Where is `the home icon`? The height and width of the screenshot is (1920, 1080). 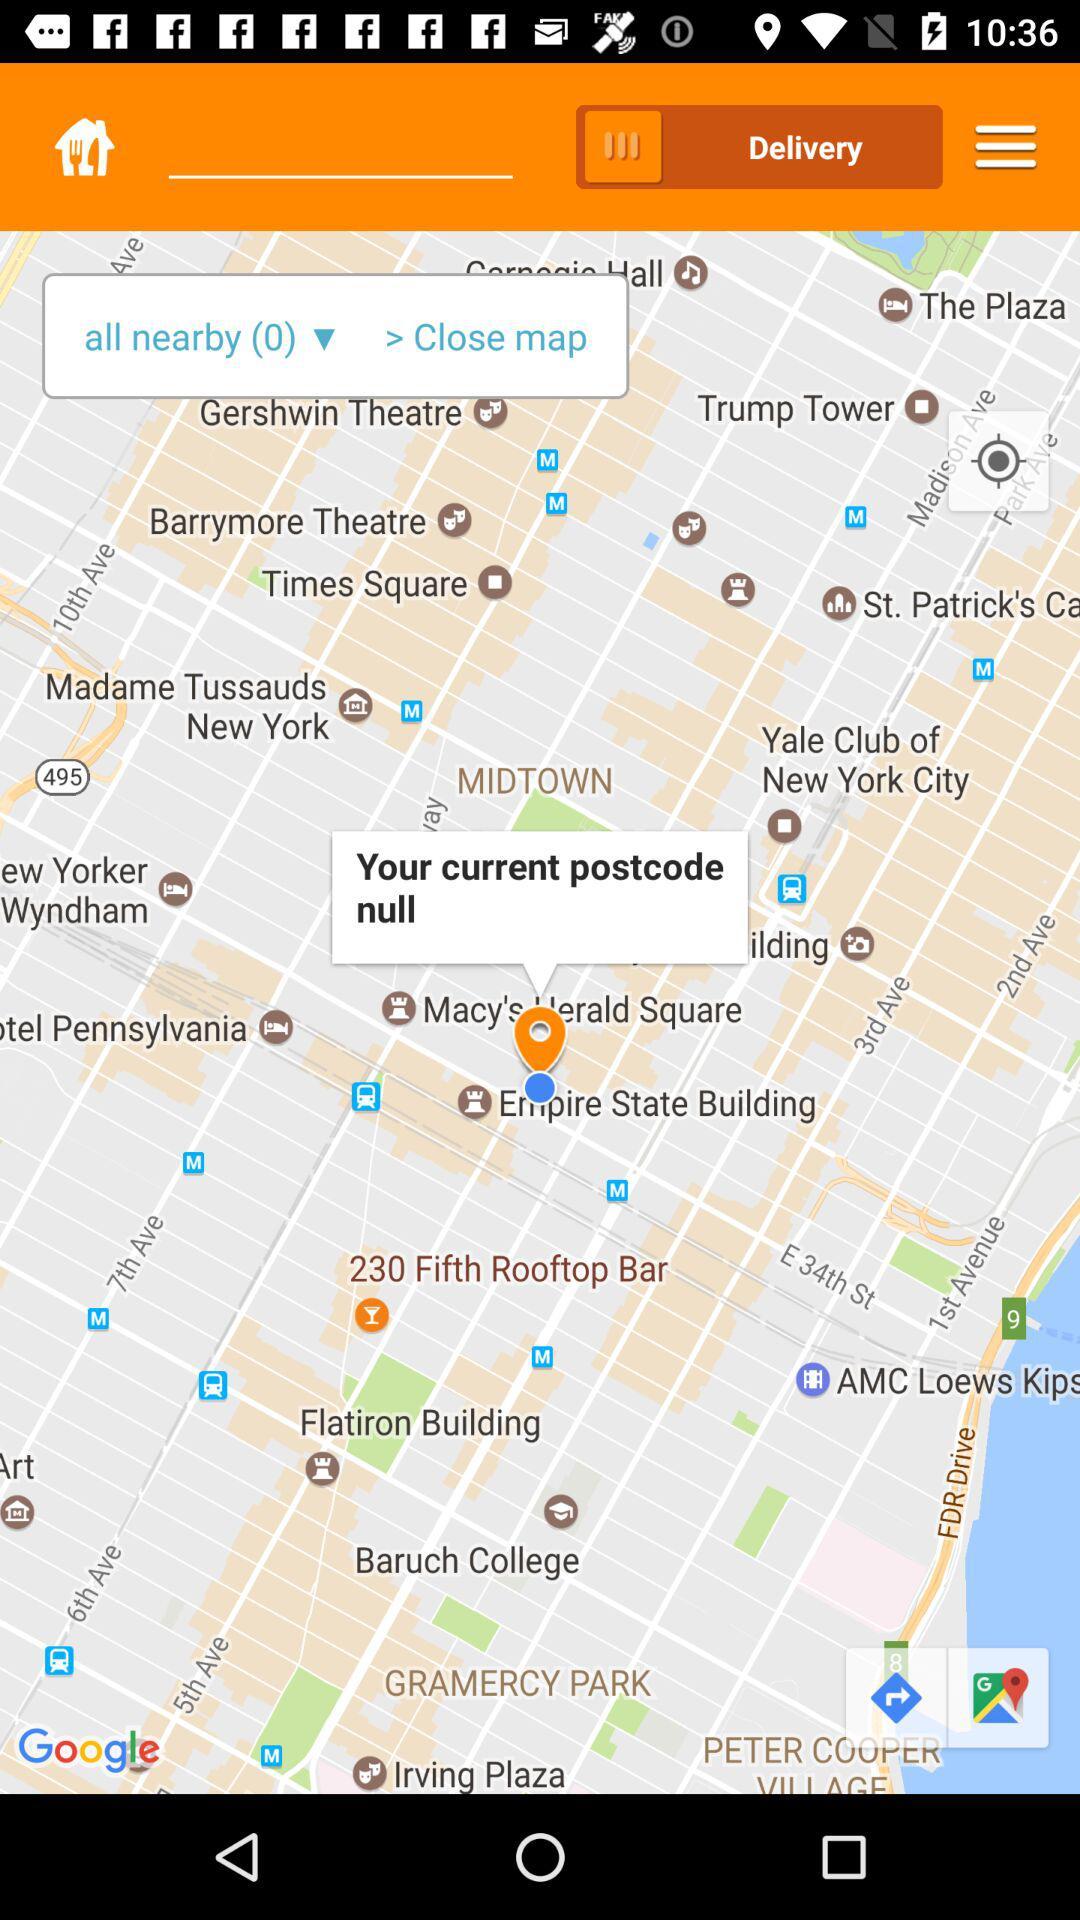
the home icon is located at coordinates (83, 146).